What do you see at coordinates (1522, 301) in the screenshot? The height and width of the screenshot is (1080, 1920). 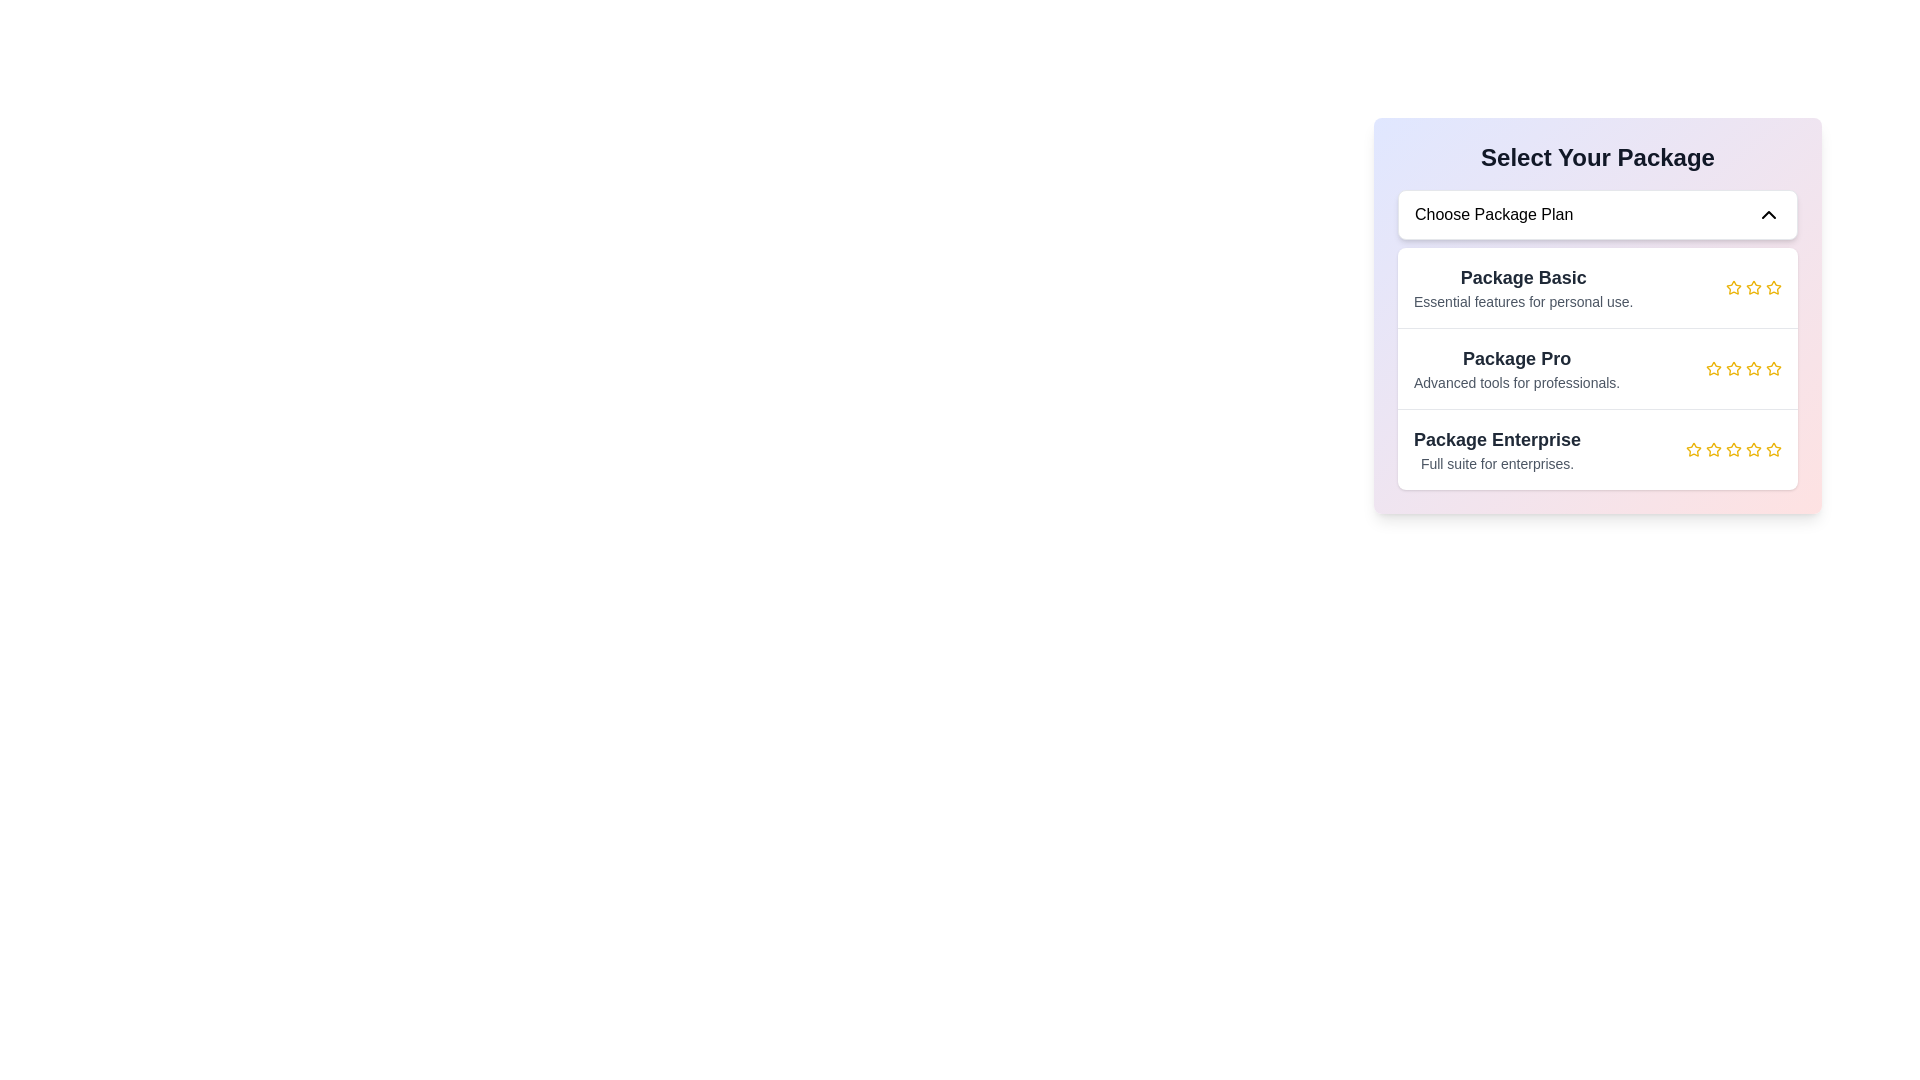 I see `the text displaying 'Essential features for personal use.' located below the 'Package Basic' title in the packages section` at bounding box center [1522, 301].